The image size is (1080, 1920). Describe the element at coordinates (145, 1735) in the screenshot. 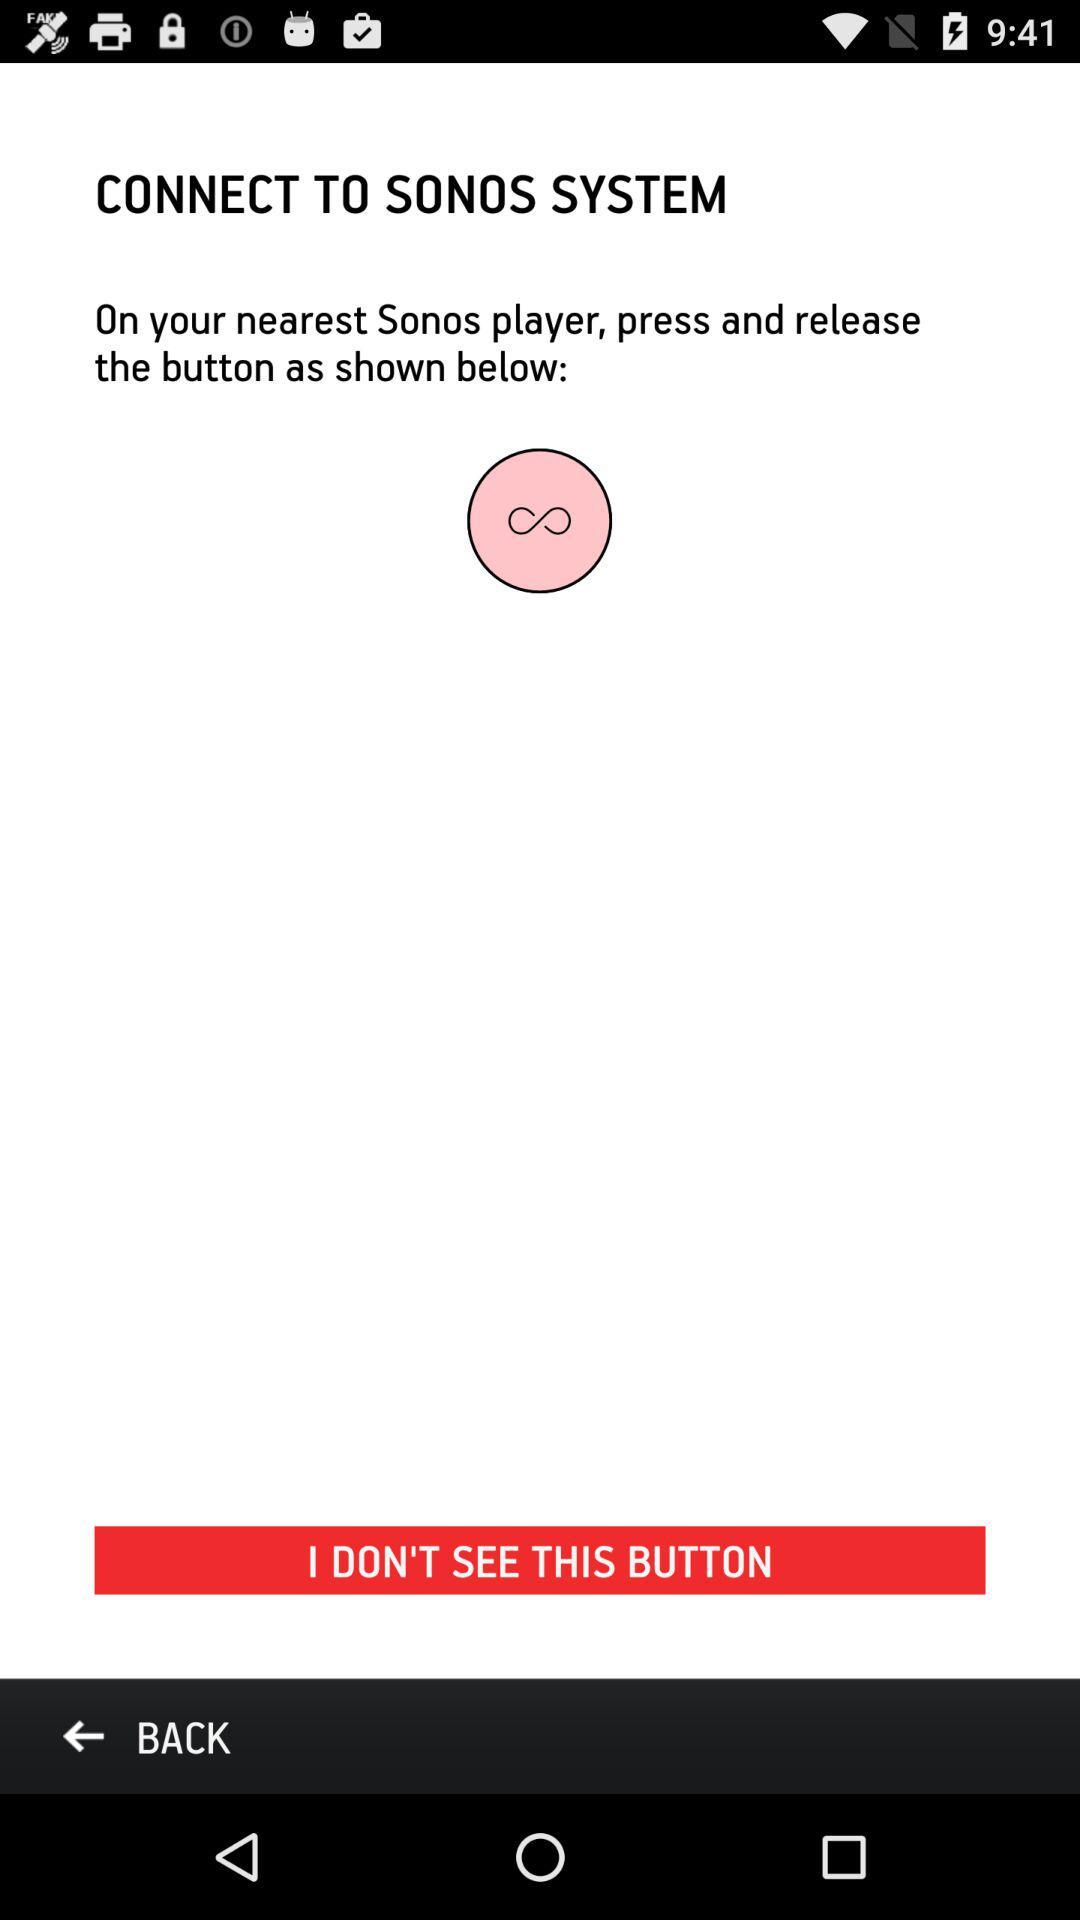

I see `the icon below i don t item` at that location.